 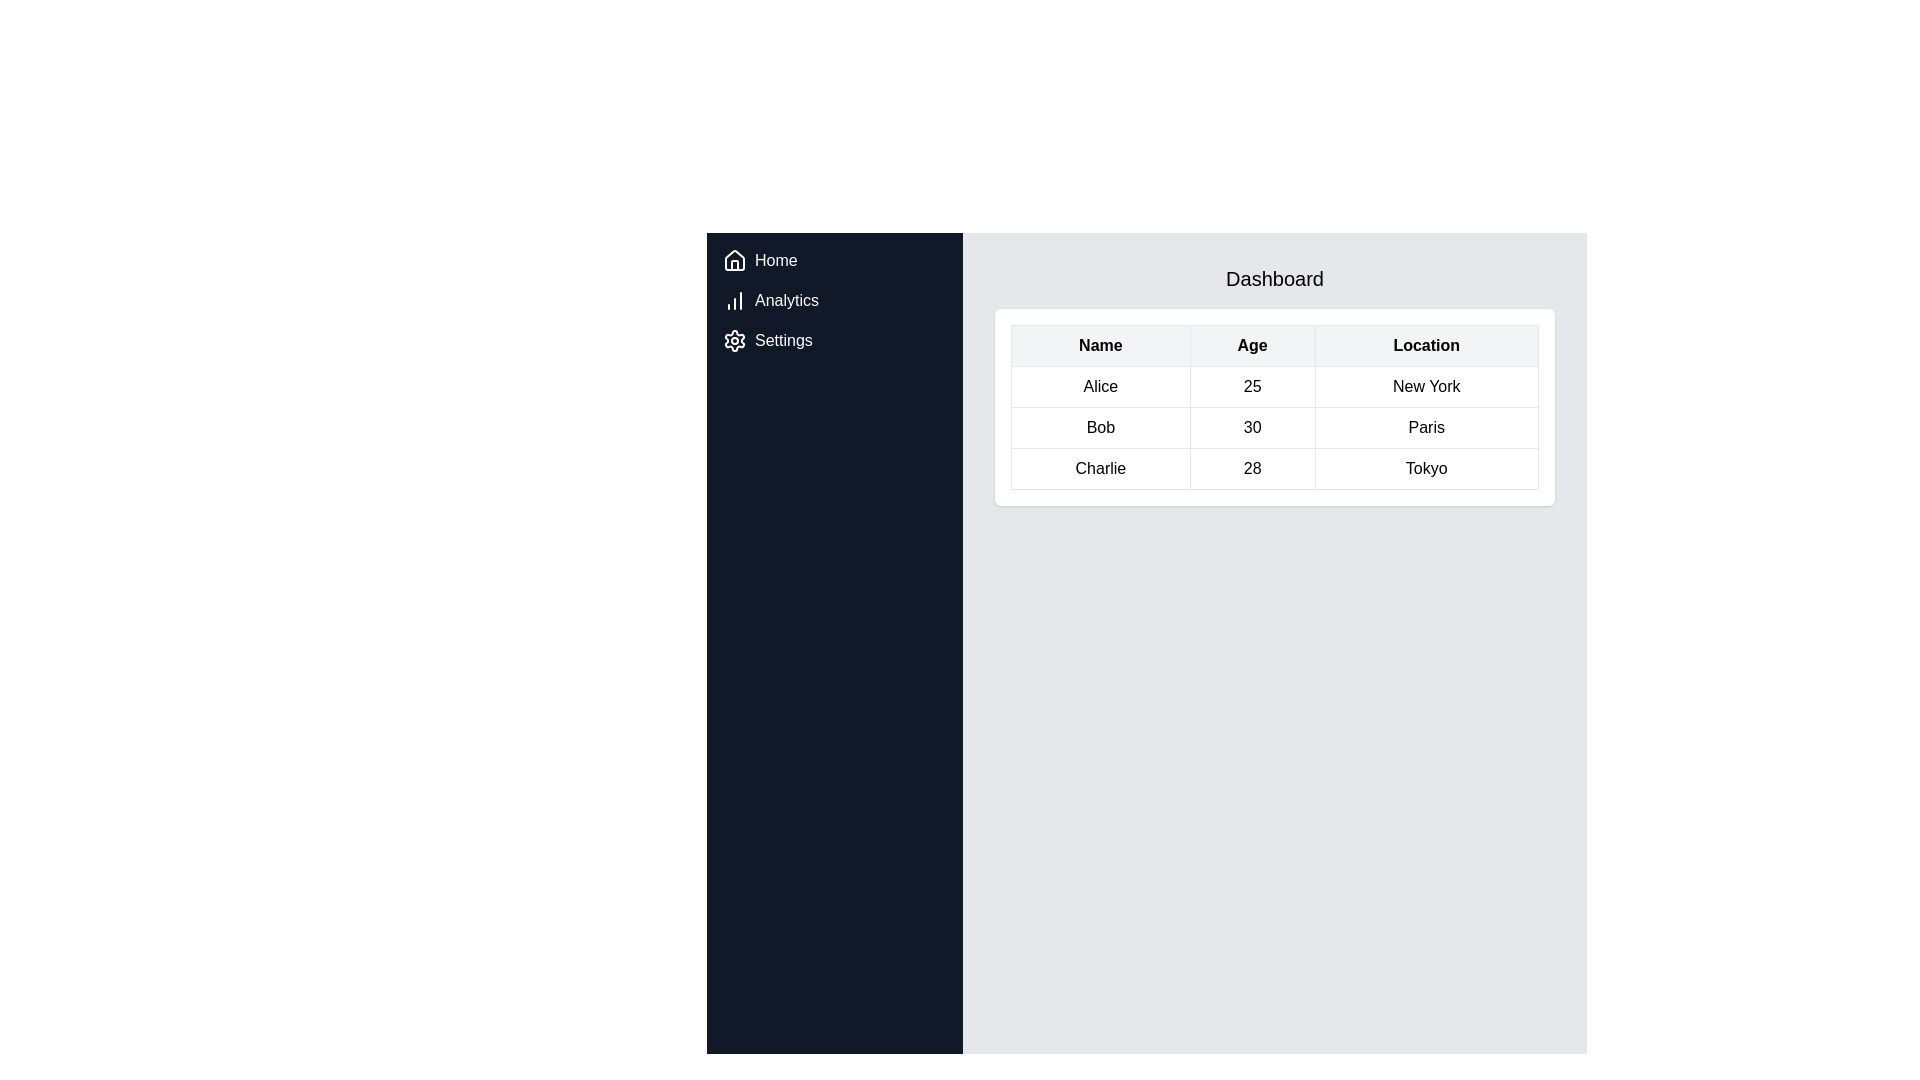 I want to click on the second row of the table displaying 'Bob', '30', and 'Paris', so click(x=1274, y=427).